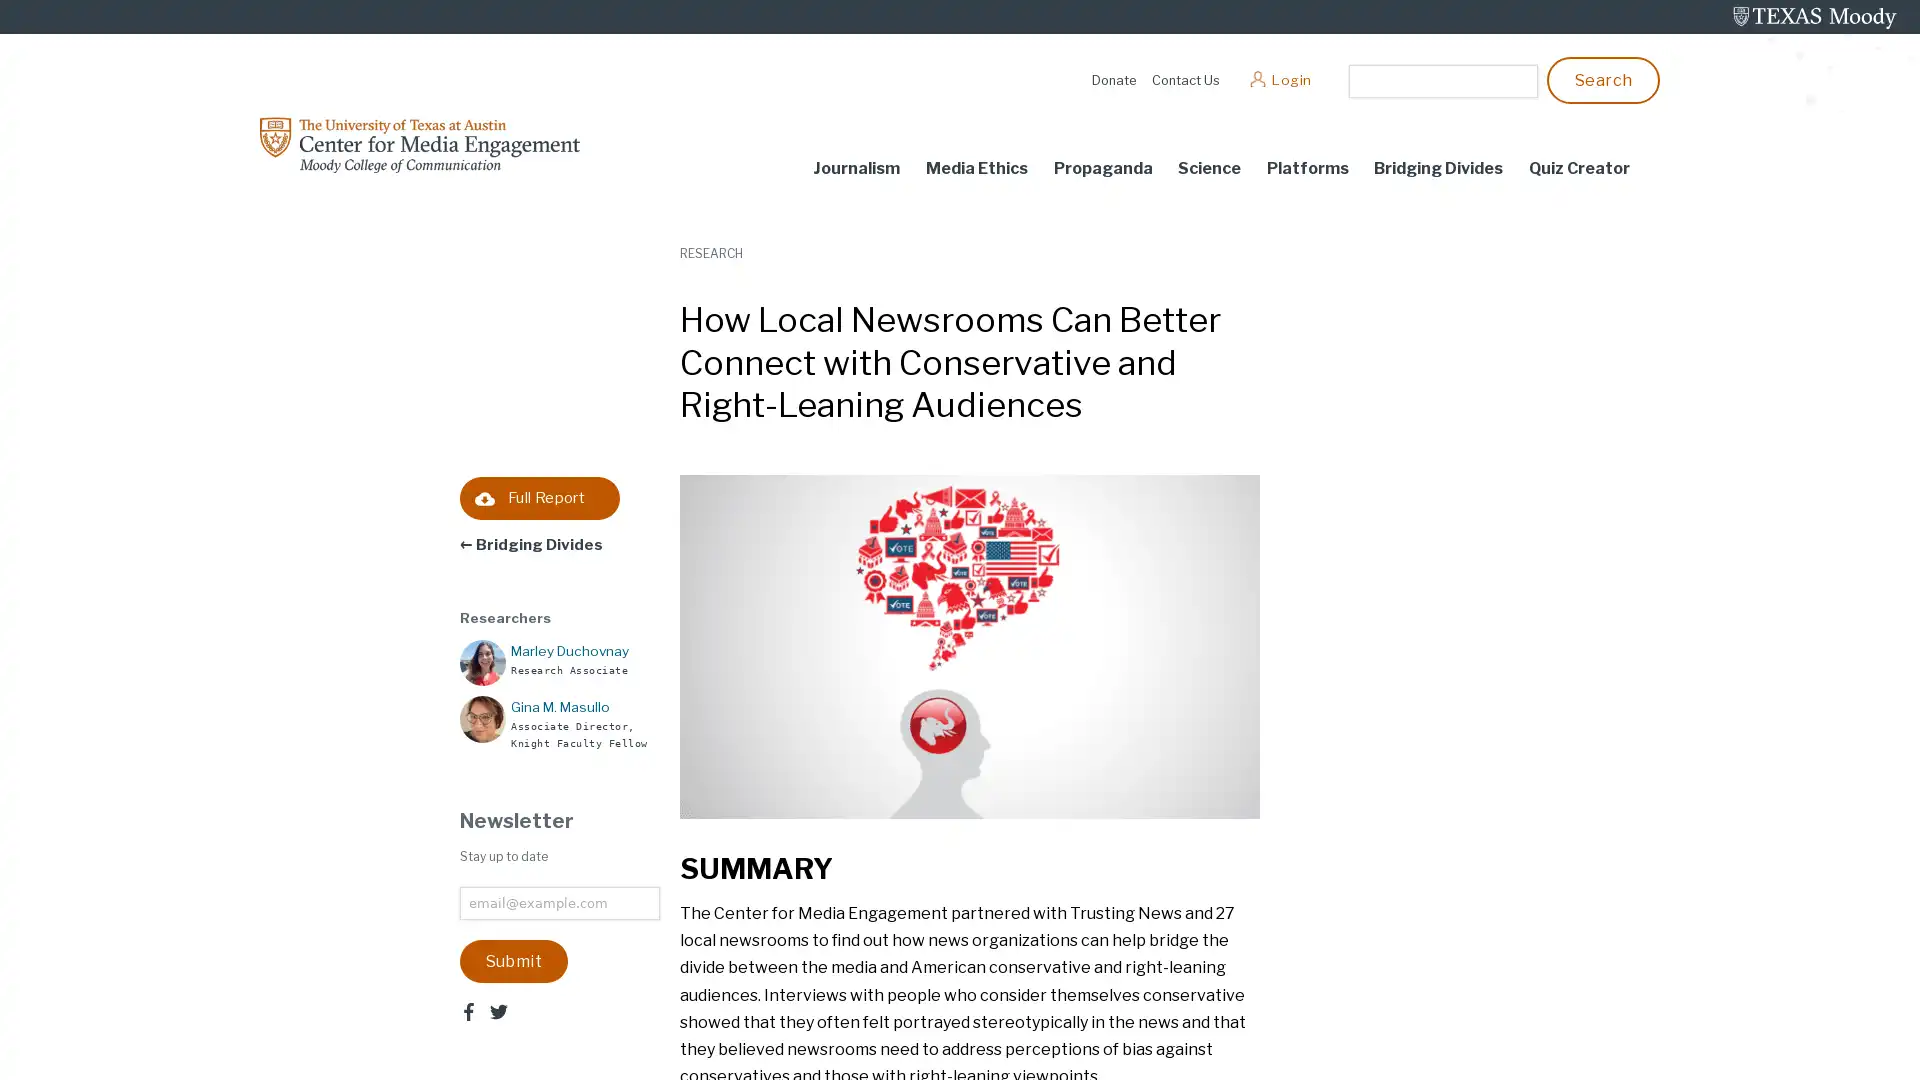 Image resolution: width=1920 pixels, height=1080 pixels. What do you see at coordinates (1603, 78) in the screenshot?
I see `Search` at bounding box center [1603, 78].